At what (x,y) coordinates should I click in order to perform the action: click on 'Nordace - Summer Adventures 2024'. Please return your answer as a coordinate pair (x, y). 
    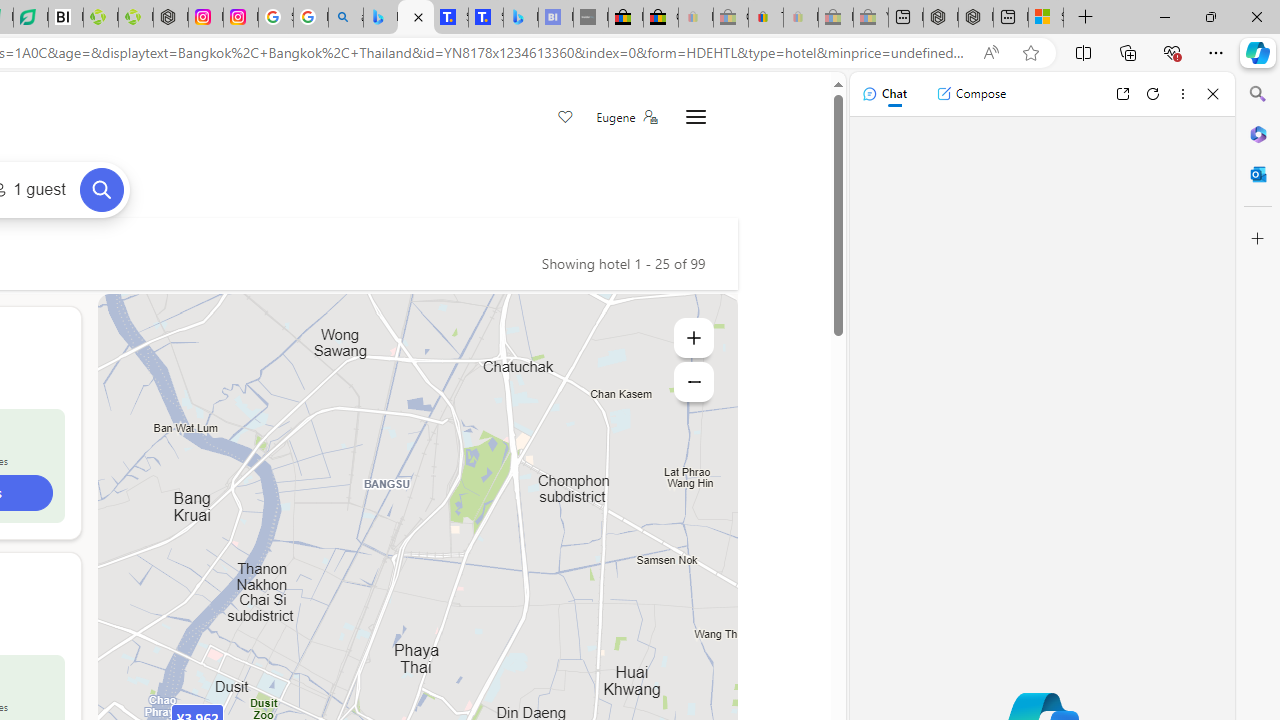
    Looking at the image, I should click on (976, 17).